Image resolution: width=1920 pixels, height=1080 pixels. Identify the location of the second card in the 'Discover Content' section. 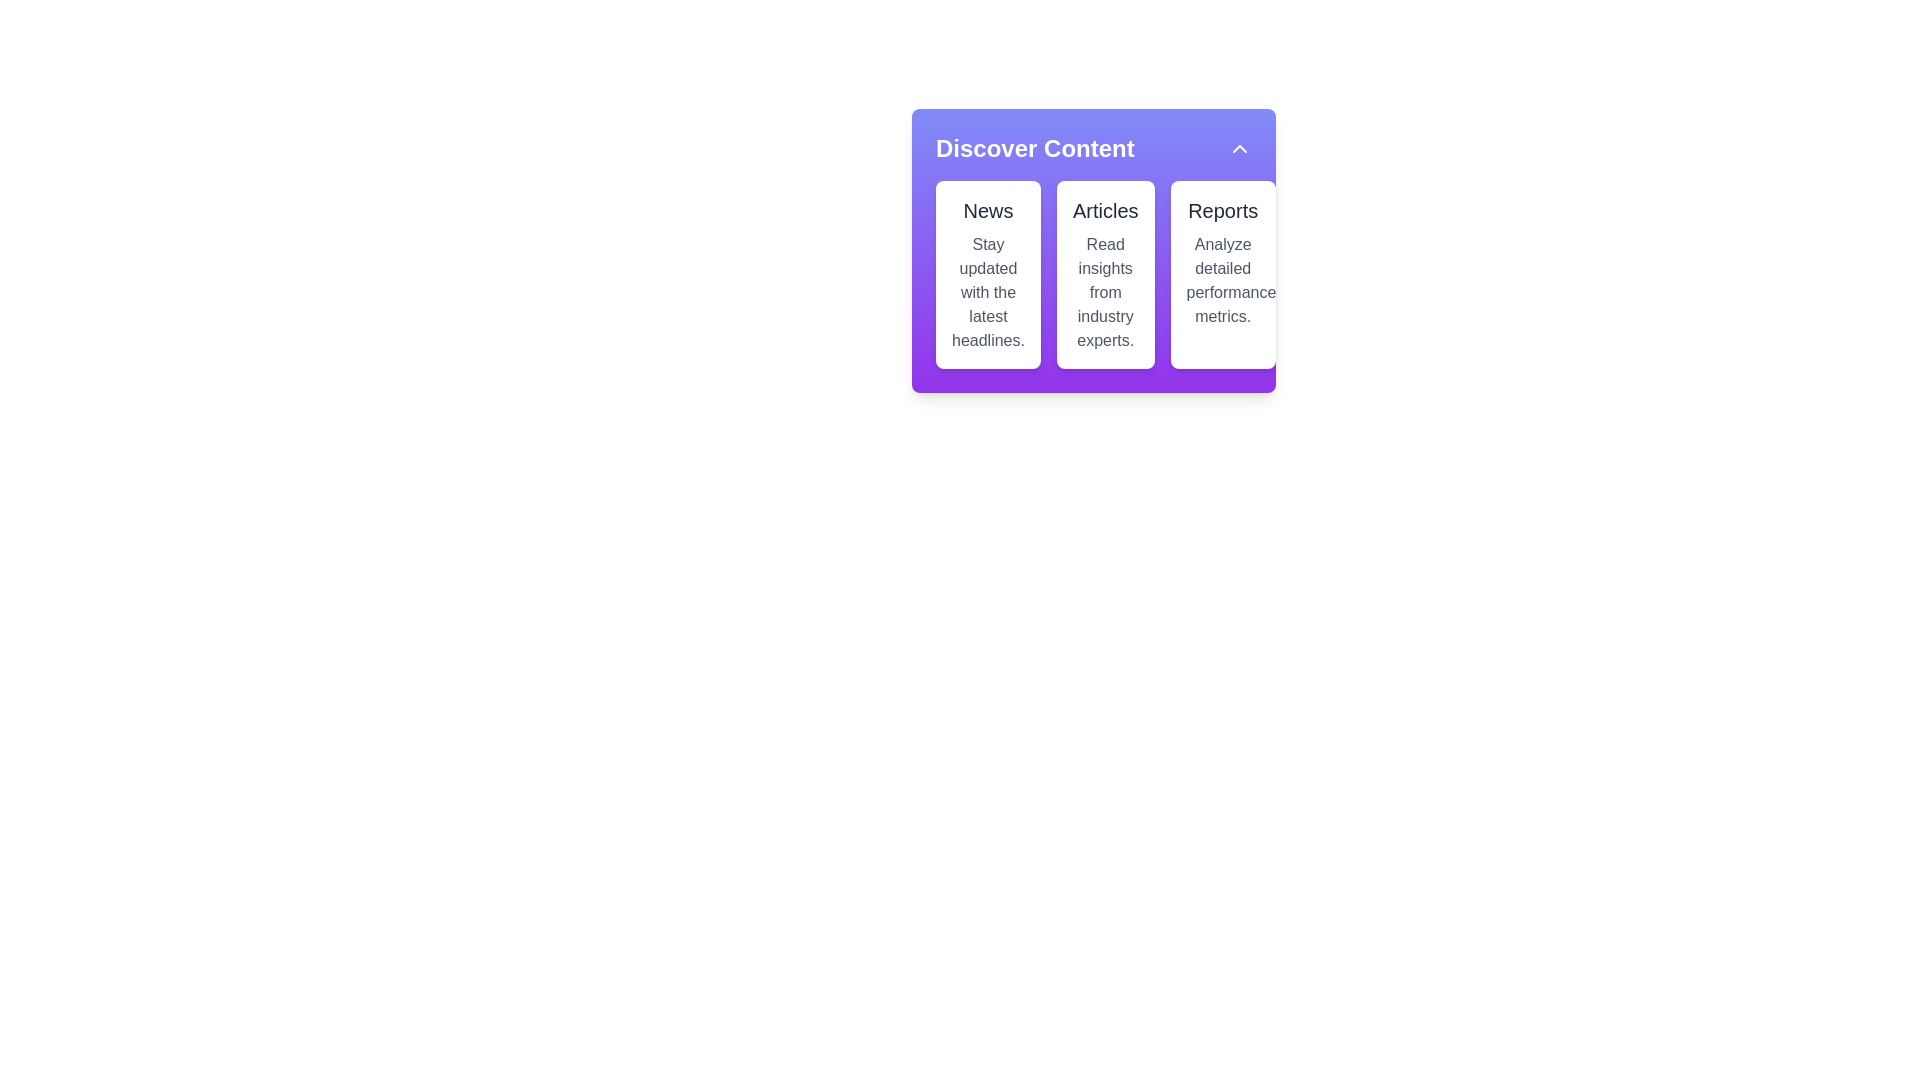
(1104, 274).